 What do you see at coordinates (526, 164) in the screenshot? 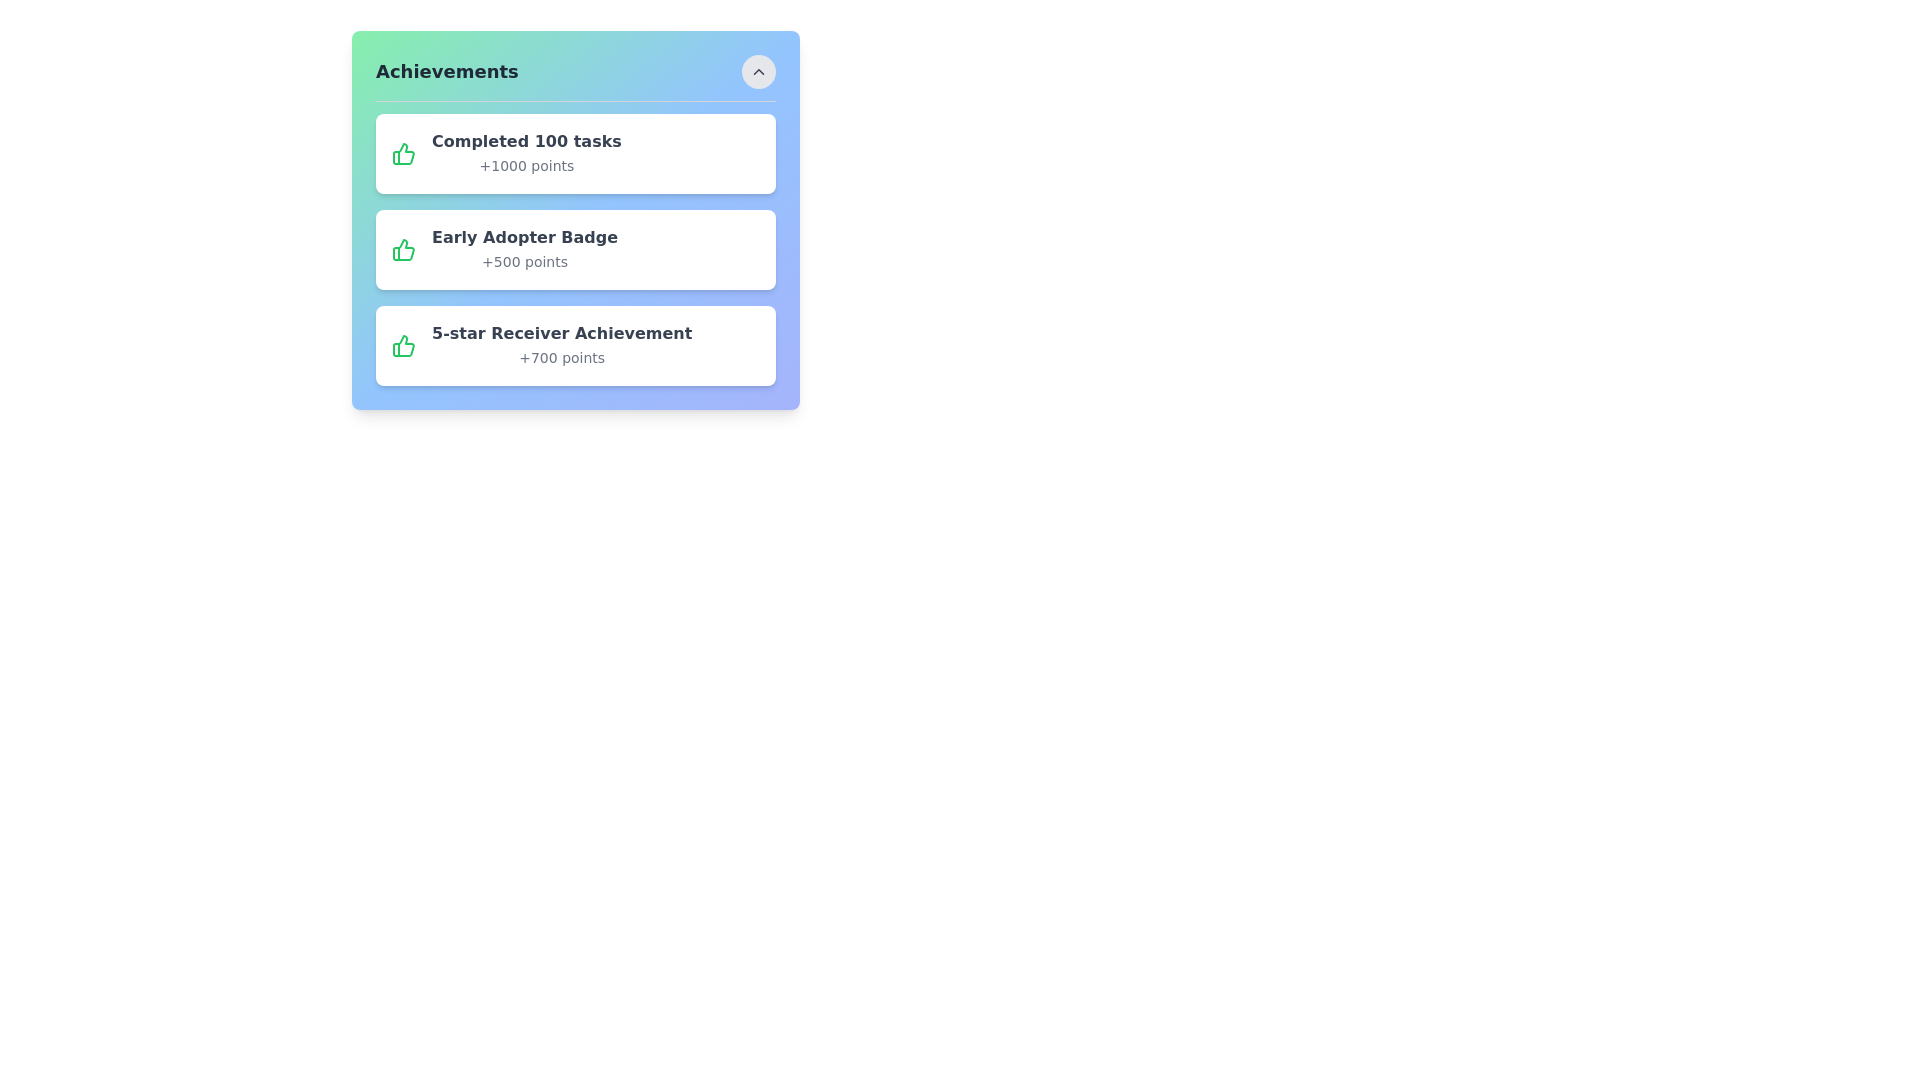
I see `the text label that indicates the points achieved for completing a task, which is located below and aligned to the right of the text 'Completed 100 tasks' on the first card in the list` at bounding box center [526, 164].